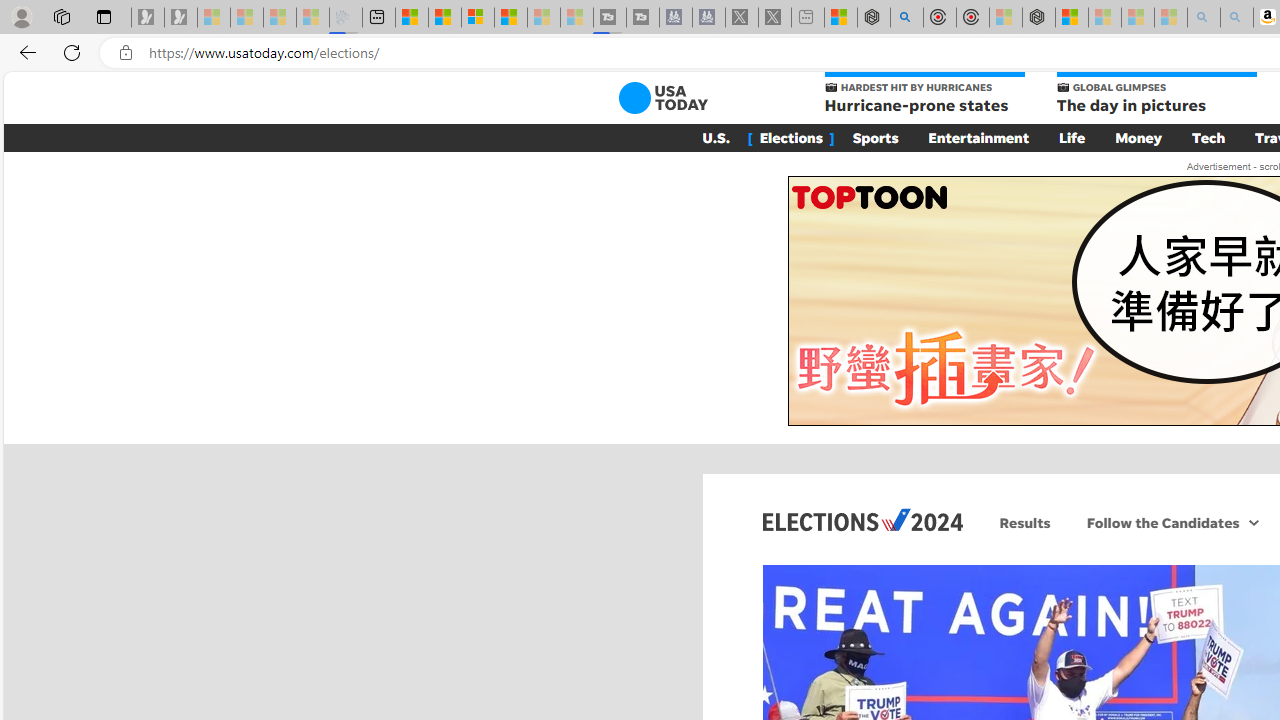 Image resolution: width=1280 pixels, height=720 pixels. I want to click on 'USA TODAY', so click(663, 97).